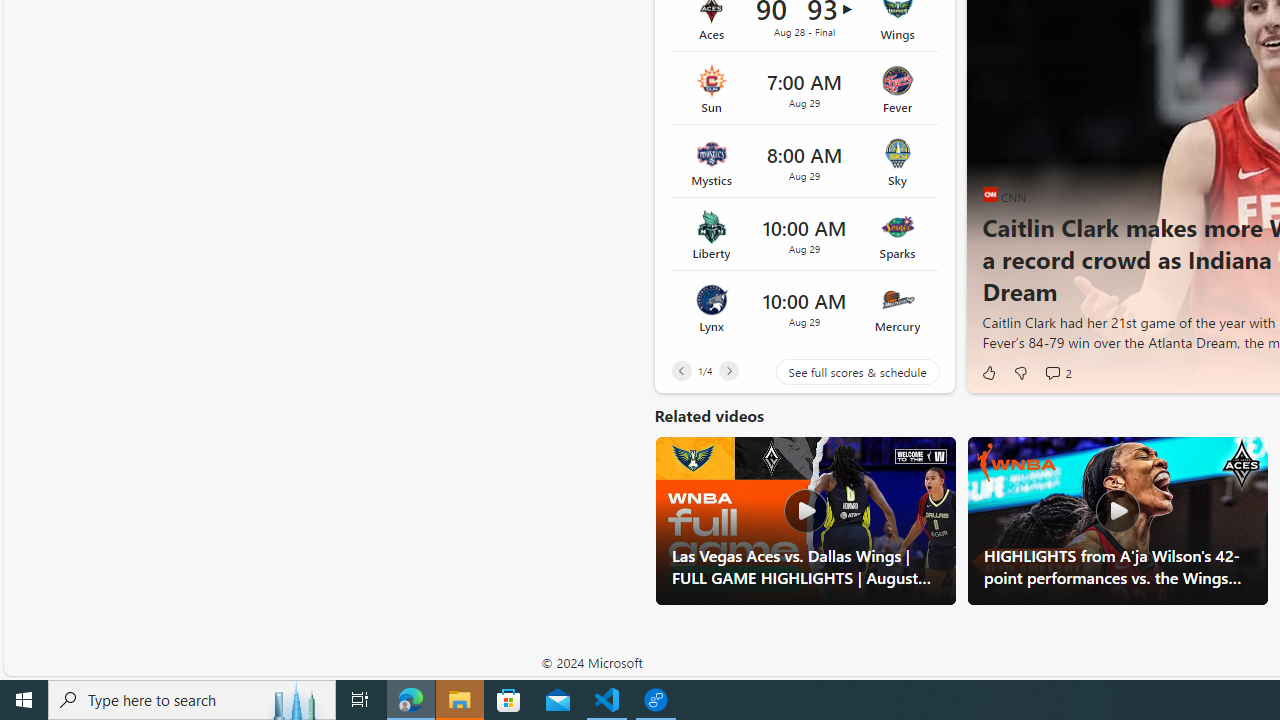  I want to click on 'View comments 2 Comment', so click(1051, 372).